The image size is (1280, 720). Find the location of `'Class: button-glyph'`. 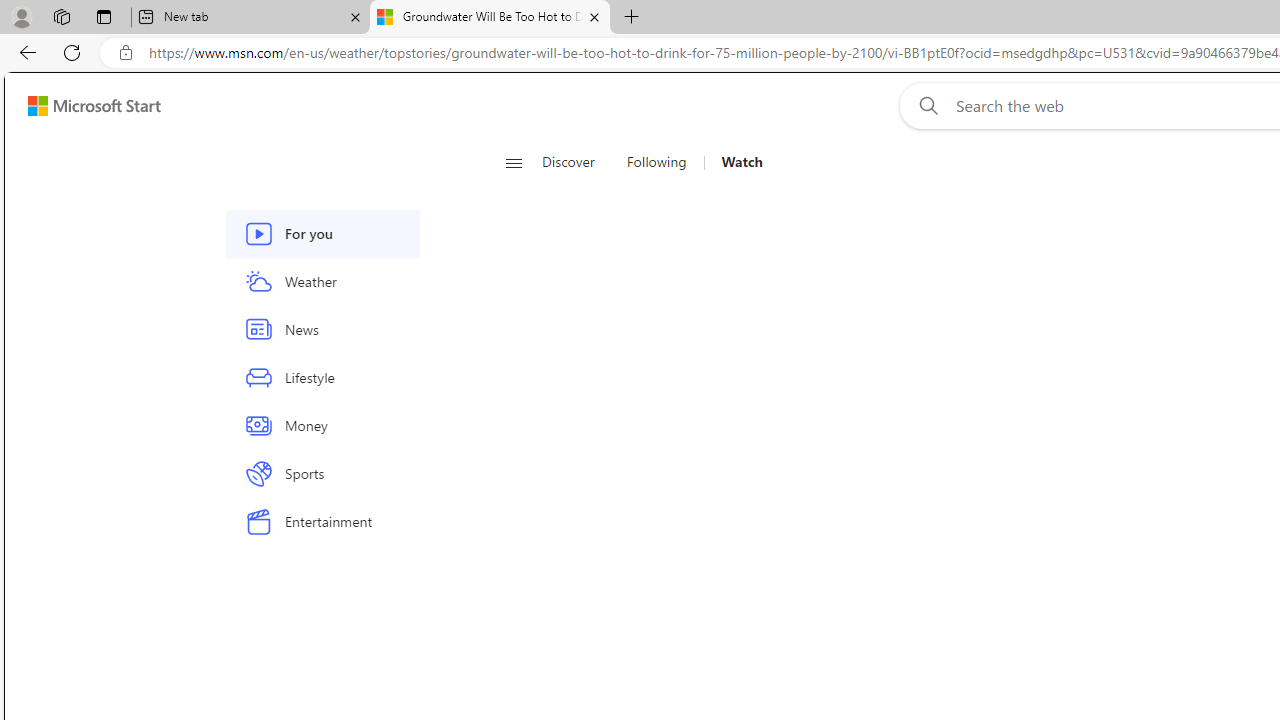

'Class: button-glyph' is located at coordinates (513, 162).